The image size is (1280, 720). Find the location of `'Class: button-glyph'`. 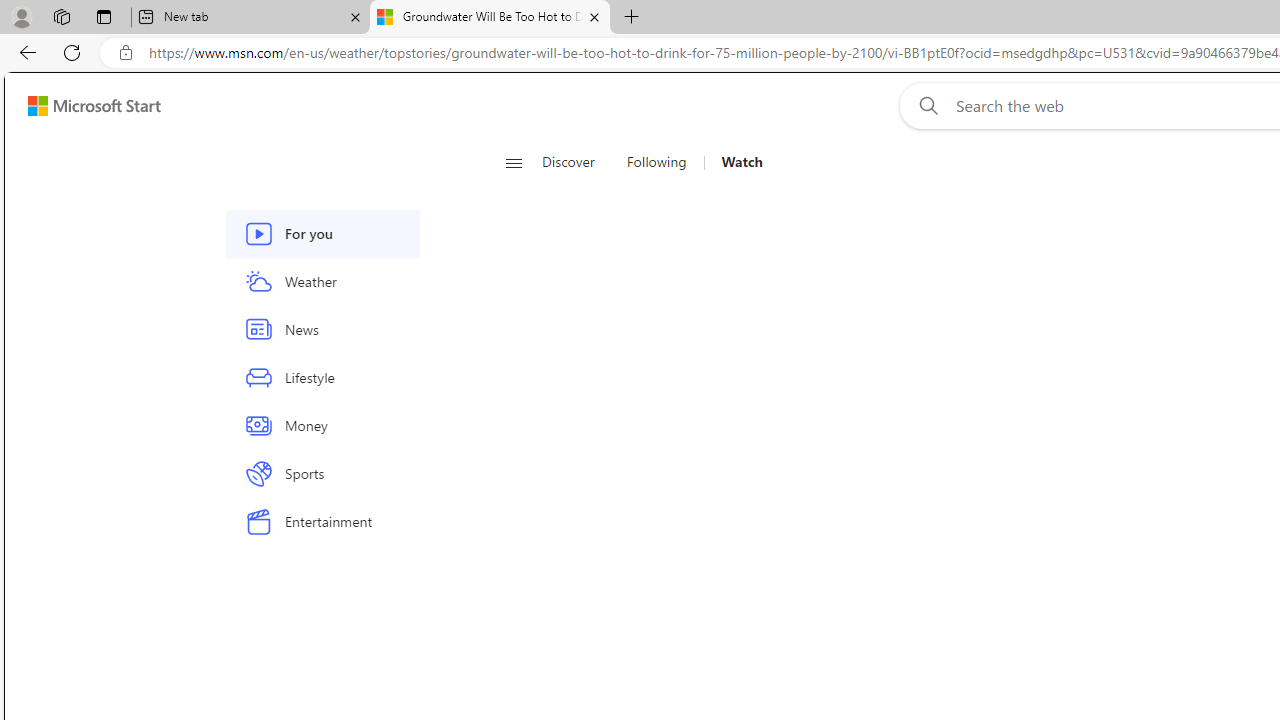

'Class: button-glyph' is located at coordinates (513, 162).